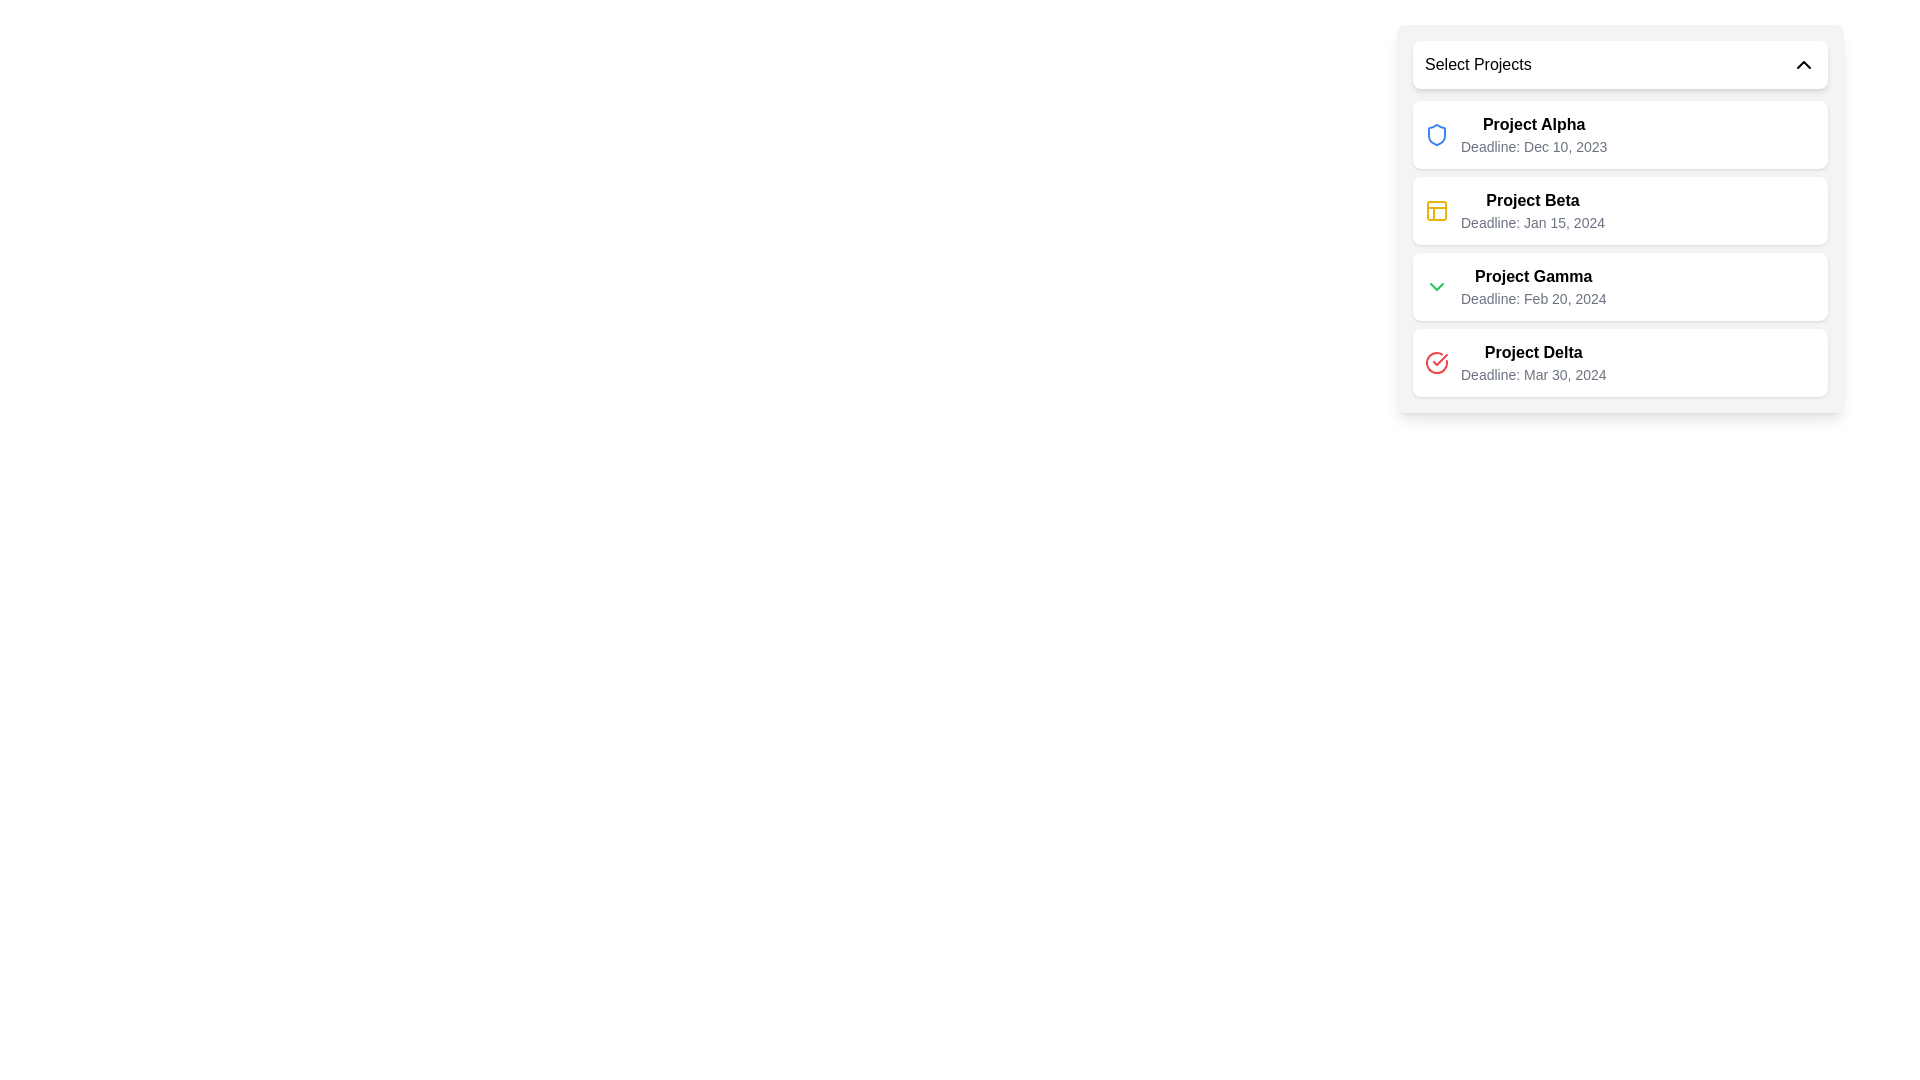 This screenshot has height=1080, width=1920. I want to click on the text label 'Project Beta' in the dropdown panel, which is the second entry in the list and is located above the deadline text, so click(1531, 200).